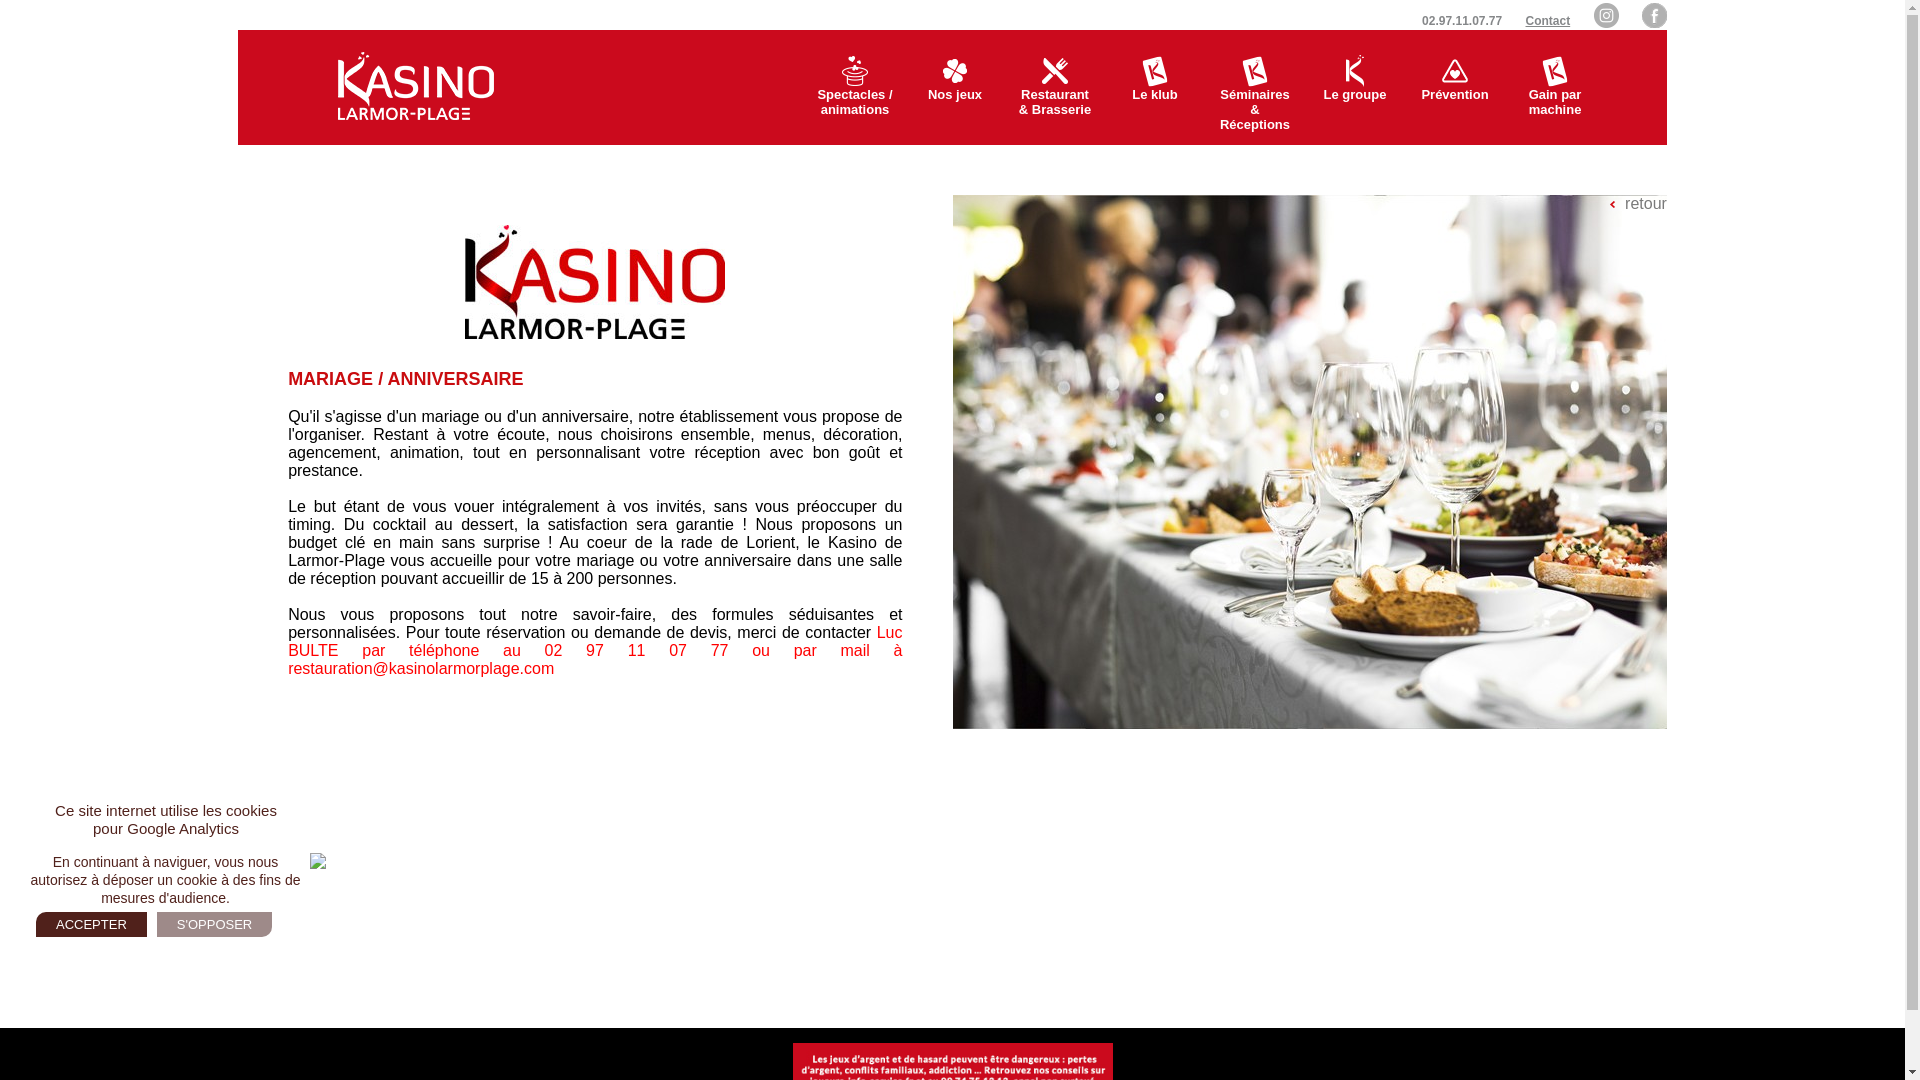 The height and width of the screenshot is (1080, 1920). What do you see at coordinates (805, 86) in the screenshot?
I see `'Spectacles / animations'` at bounding box center [805, 86].